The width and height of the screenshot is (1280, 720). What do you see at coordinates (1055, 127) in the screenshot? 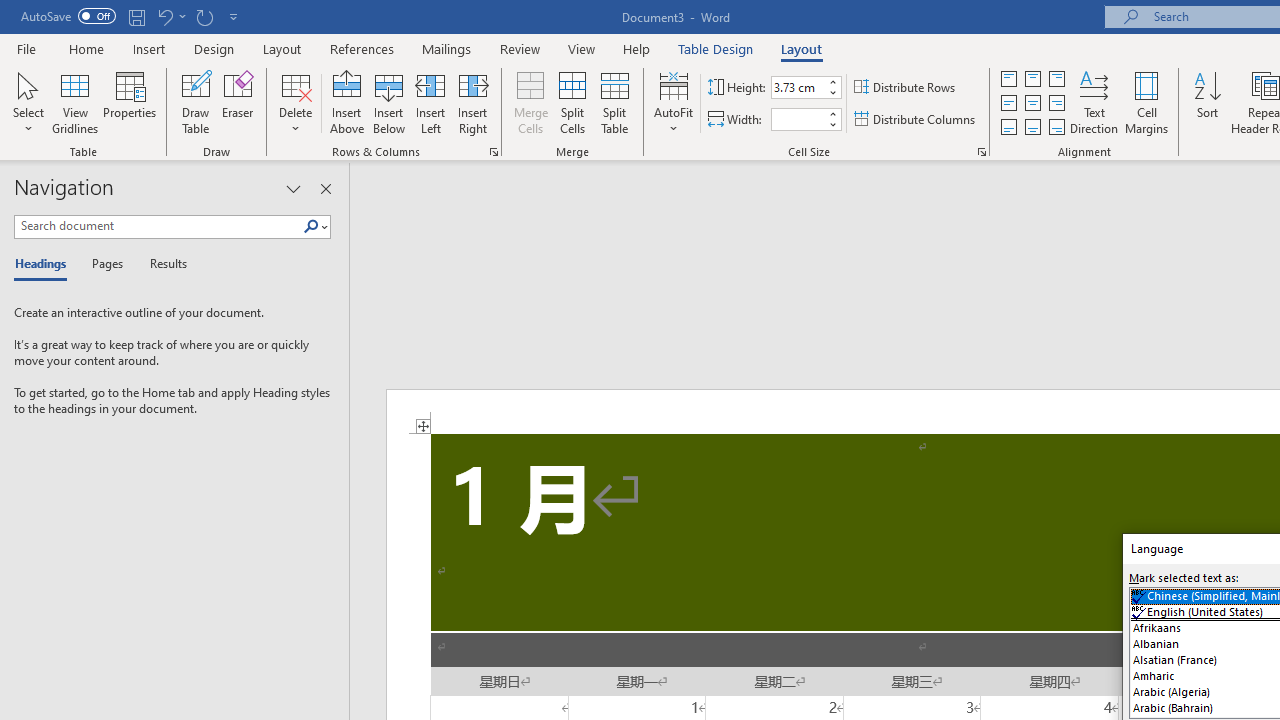
I see `'Align Bottom Right'` at bounding box center [1055, 127].